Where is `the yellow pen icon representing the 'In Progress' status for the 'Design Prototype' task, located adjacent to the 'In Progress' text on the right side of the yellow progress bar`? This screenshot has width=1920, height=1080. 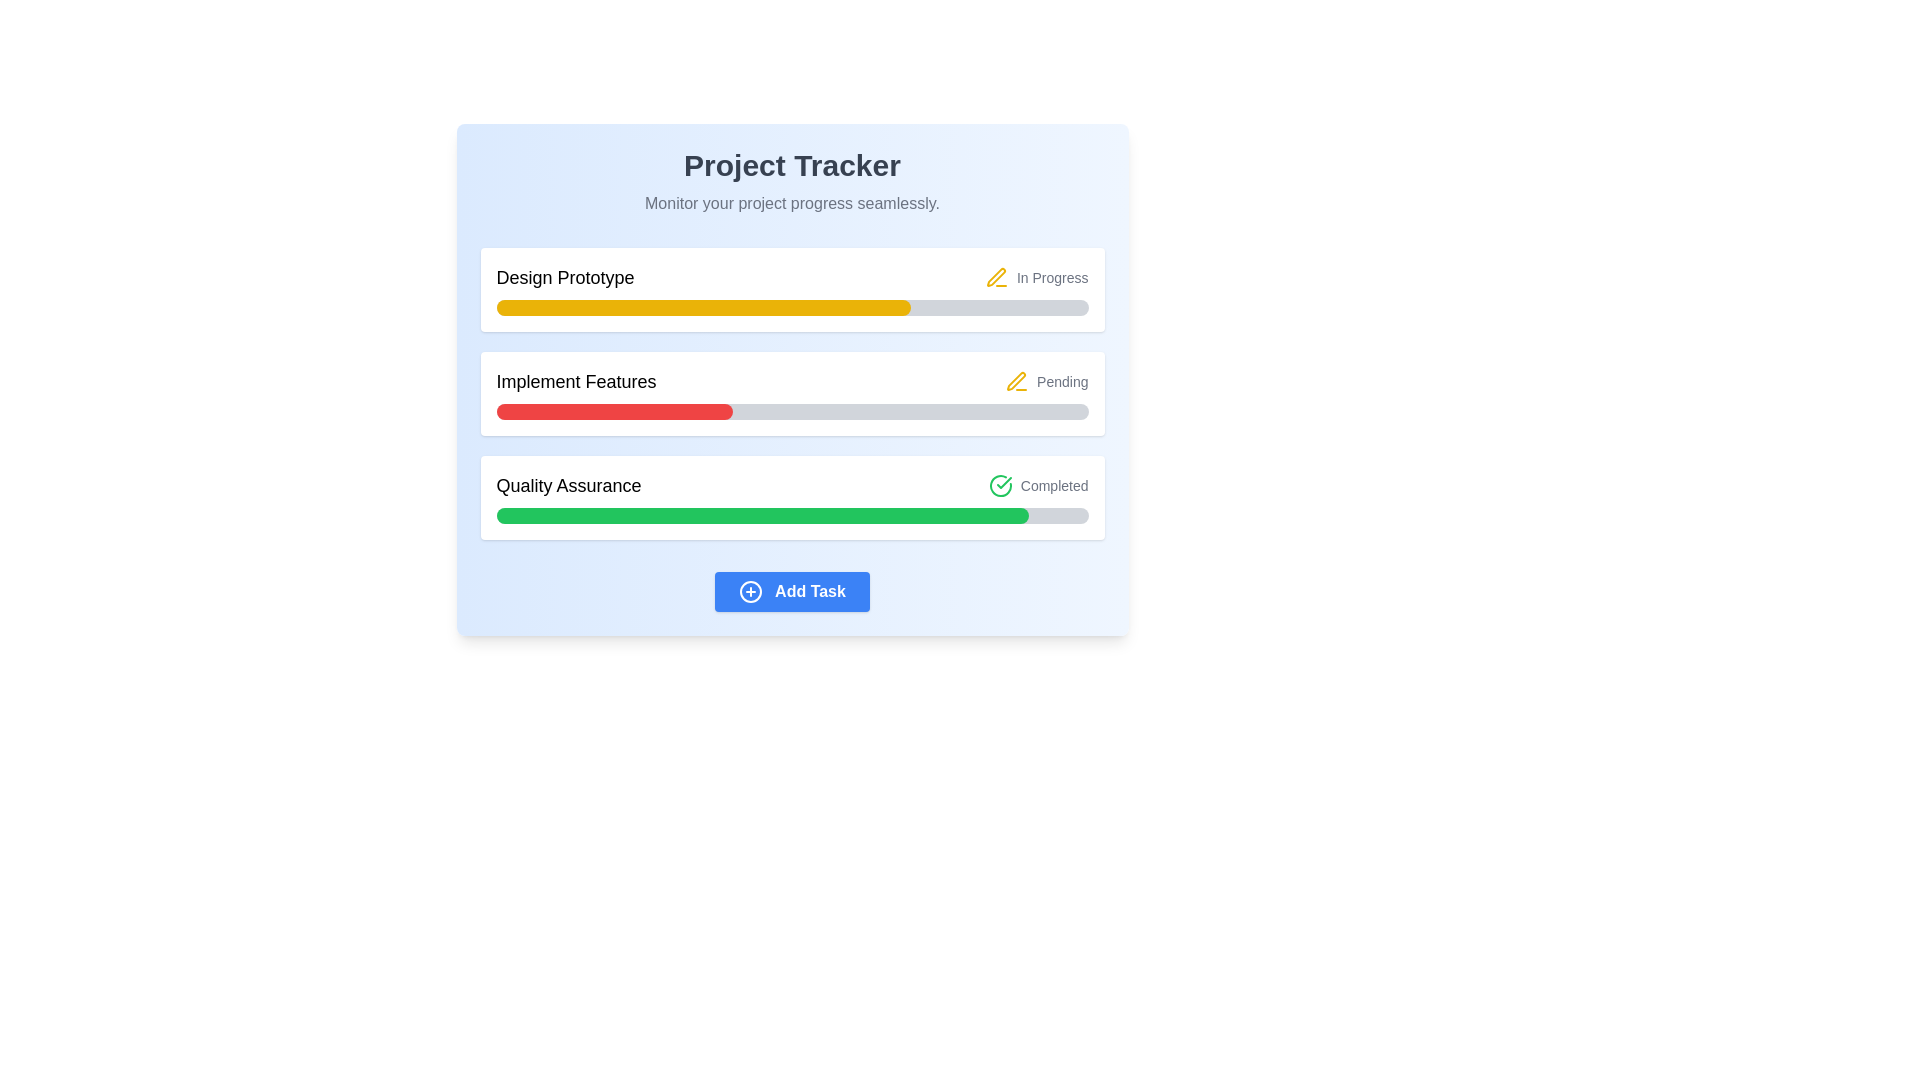
the yellow pen icon representing the 'In Progress' status for the 'Design Prototype' task, located adjacent to the 'In Progress' text on the right side of the yellow progress bar is located at coordinates (1016, 381).